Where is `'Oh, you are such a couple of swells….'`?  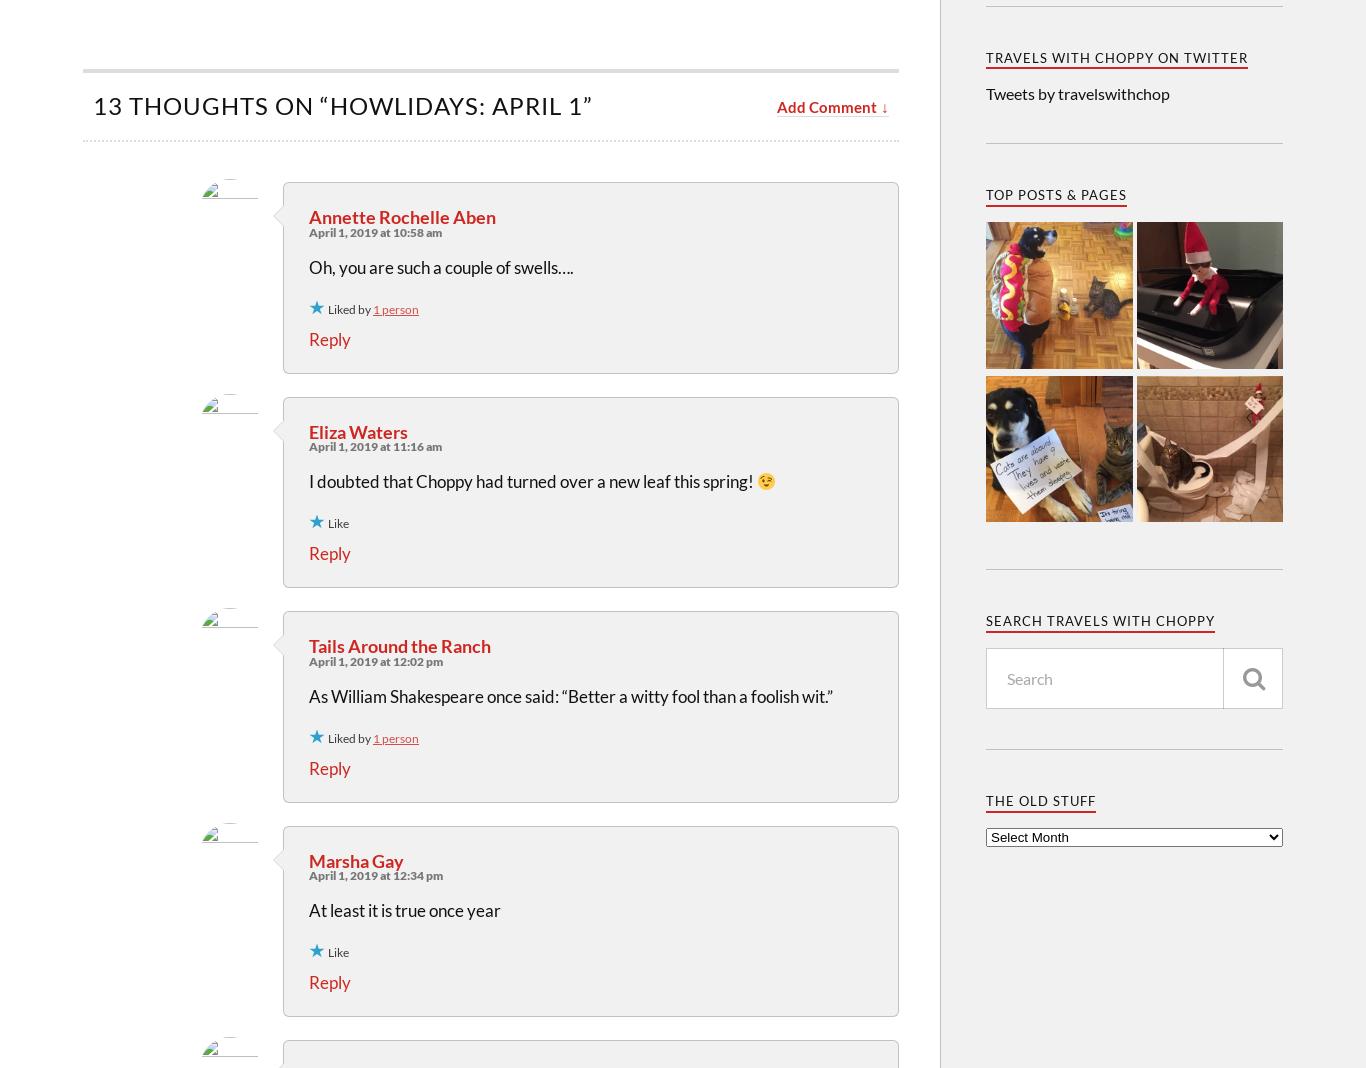 'Oh, you are such a couple of swells….' is located at coordinates (440, 266).